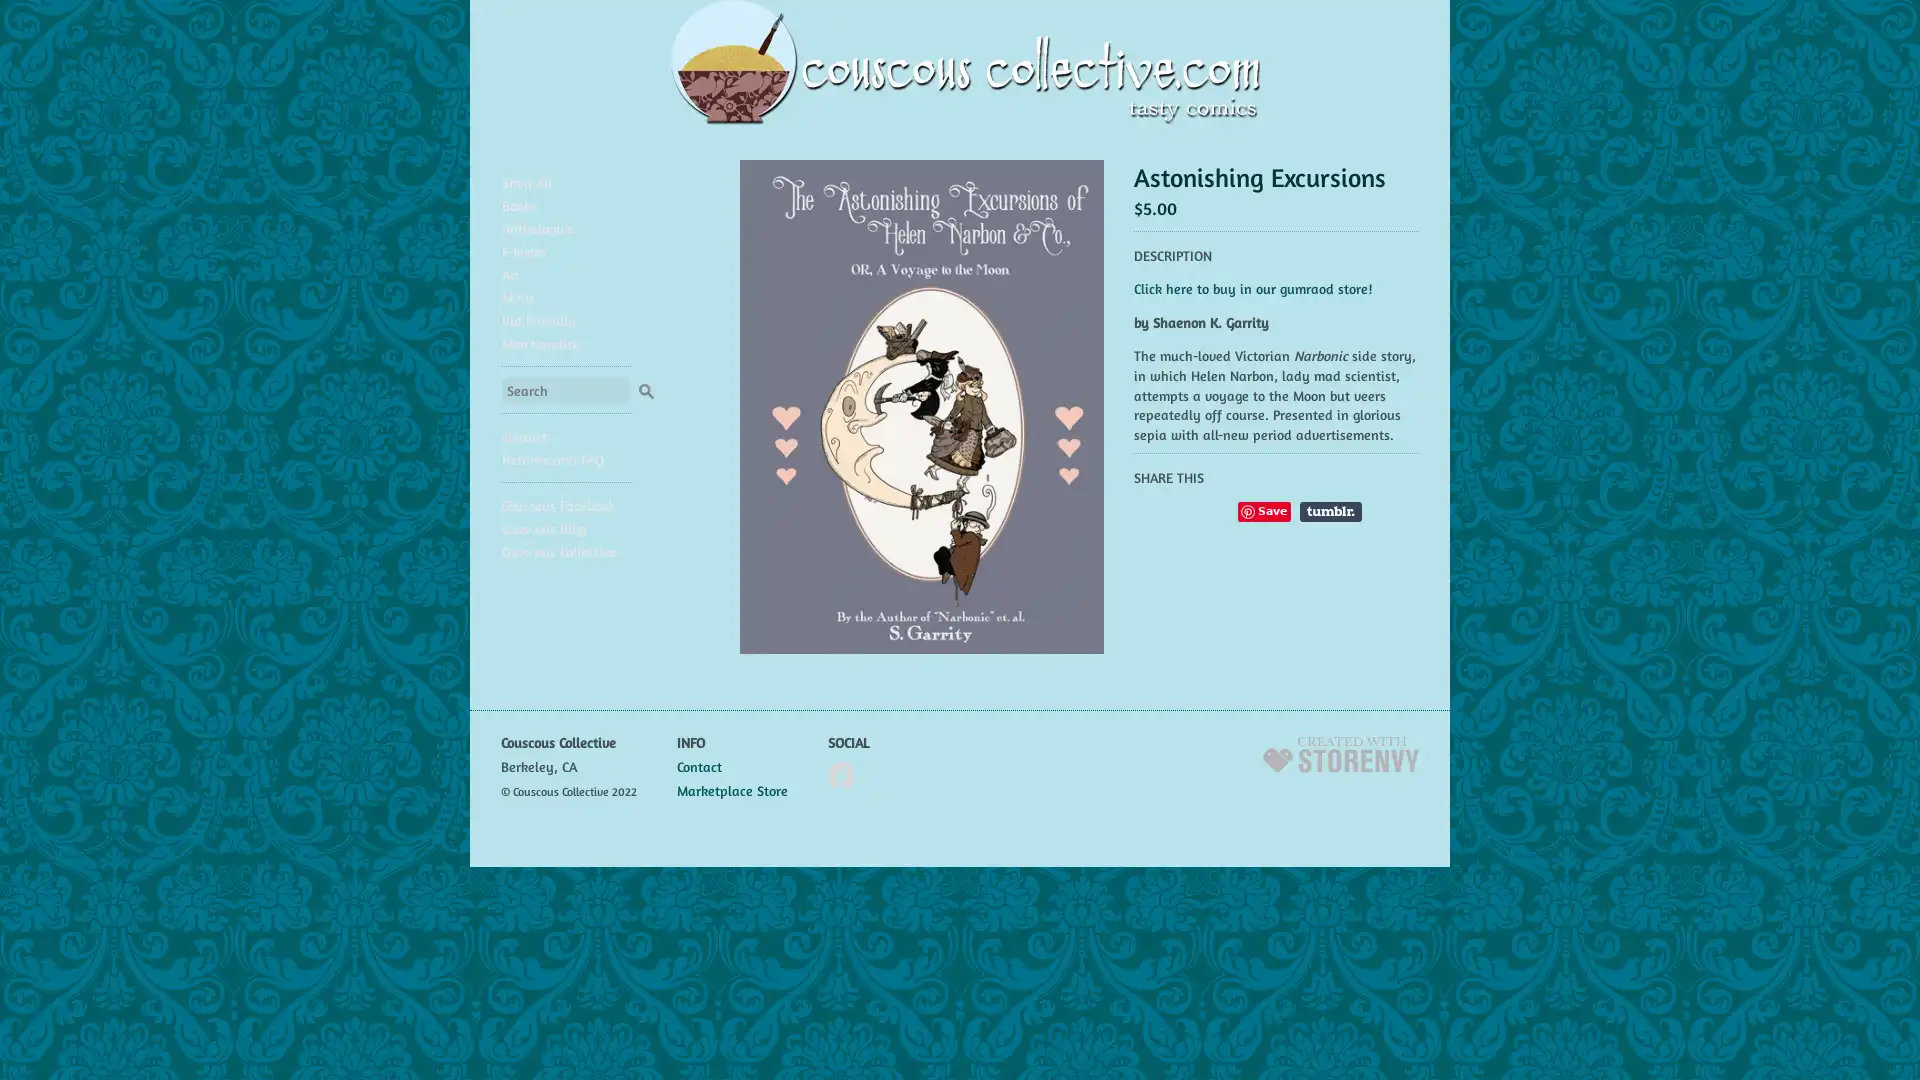  I want to click on Search, so click(645, 388).